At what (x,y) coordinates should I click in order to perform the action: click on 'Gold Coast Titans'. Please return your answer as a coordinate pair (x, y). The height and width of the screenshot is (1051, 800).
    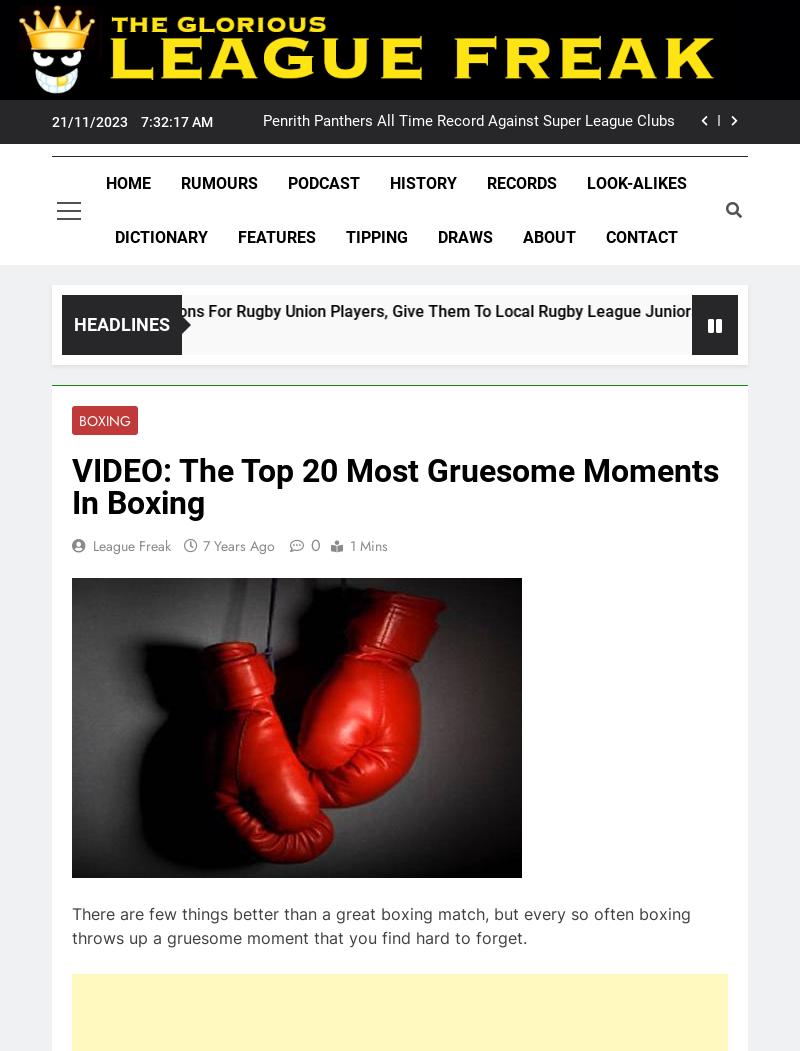
    Looking at the image, I should click on (158, 708).